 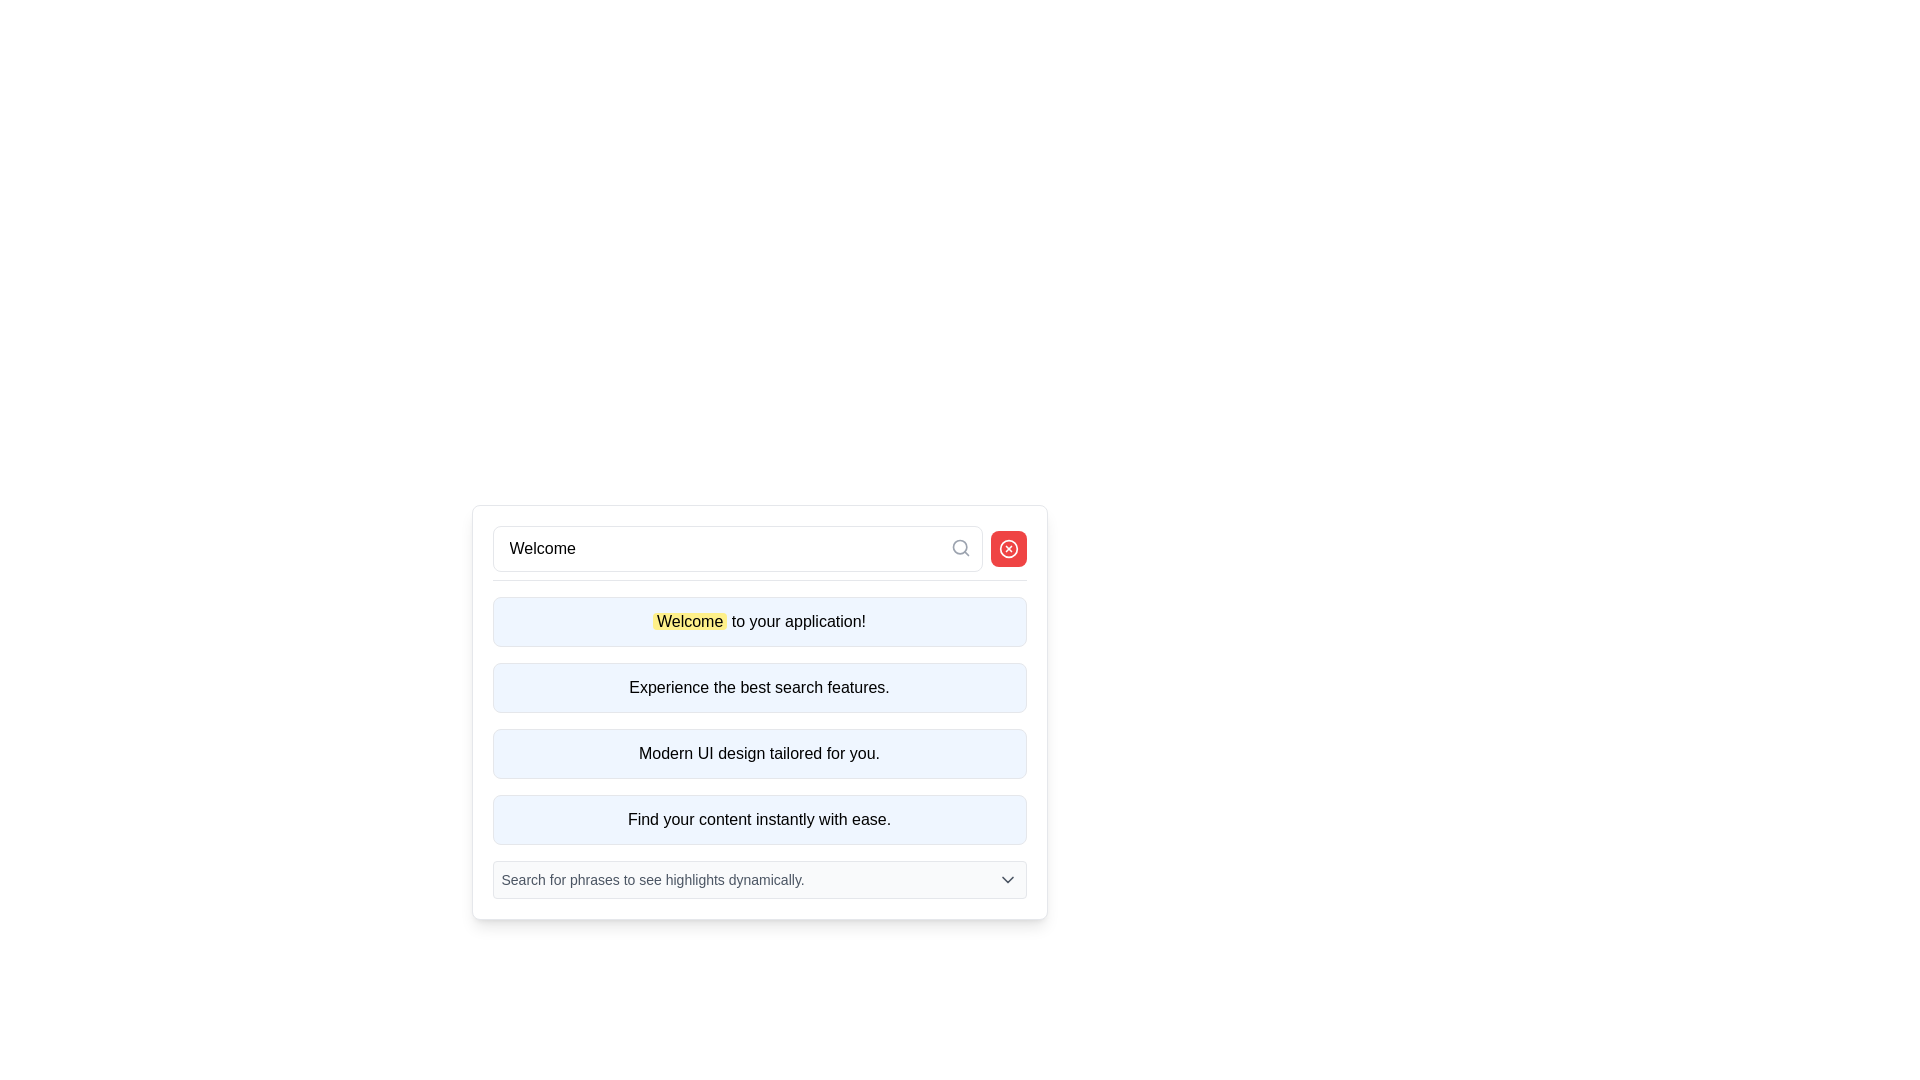 What do you see at coordinates (758, 711) in the screenshot?
I see `the Informational Box with the message 'Experience the best search features.' which is styled with a light blue background and rounded corners, located between the 'Welcome to your application!' and 'Modern UI design tailored for you.' boxes` at bounding box center [758, 711].